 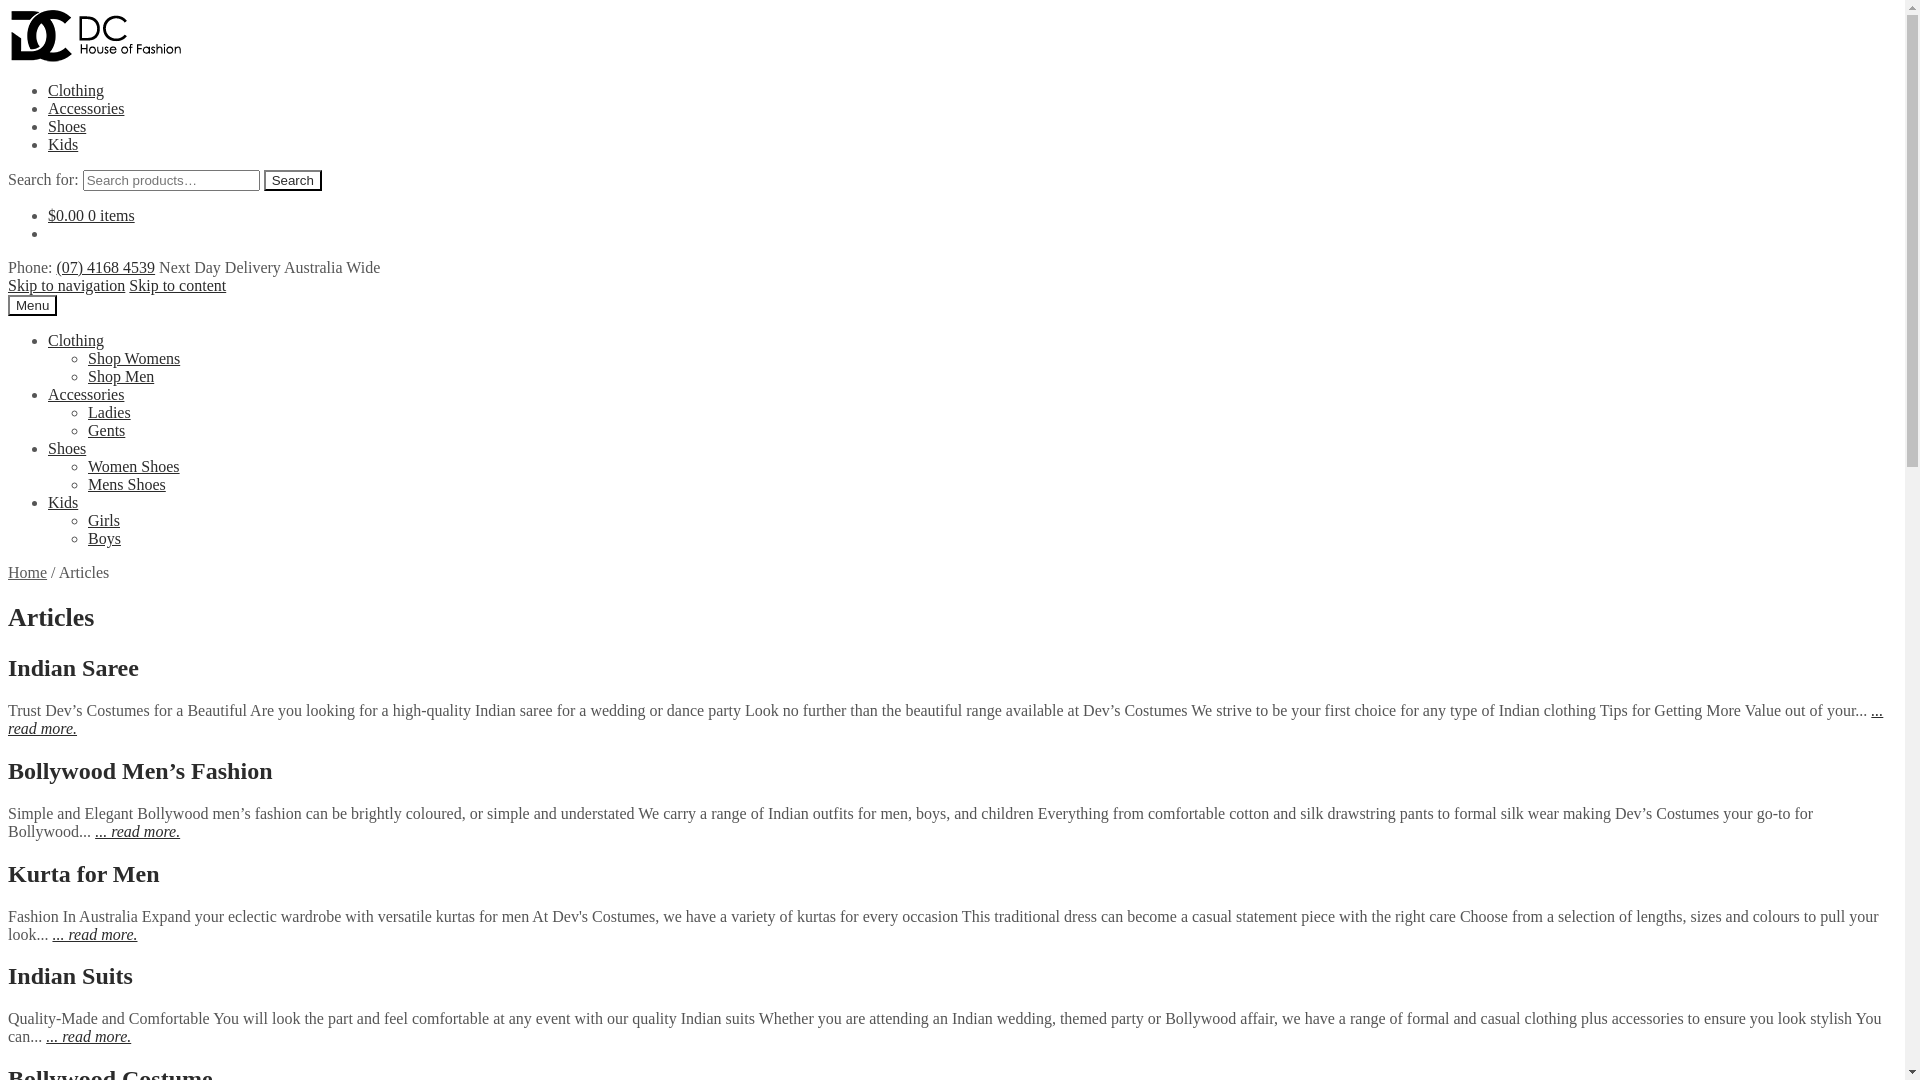 What do you see at coordinates (108, 411) in the screenshot?
I see `'Ladies'` at bounding box center [108, 411].